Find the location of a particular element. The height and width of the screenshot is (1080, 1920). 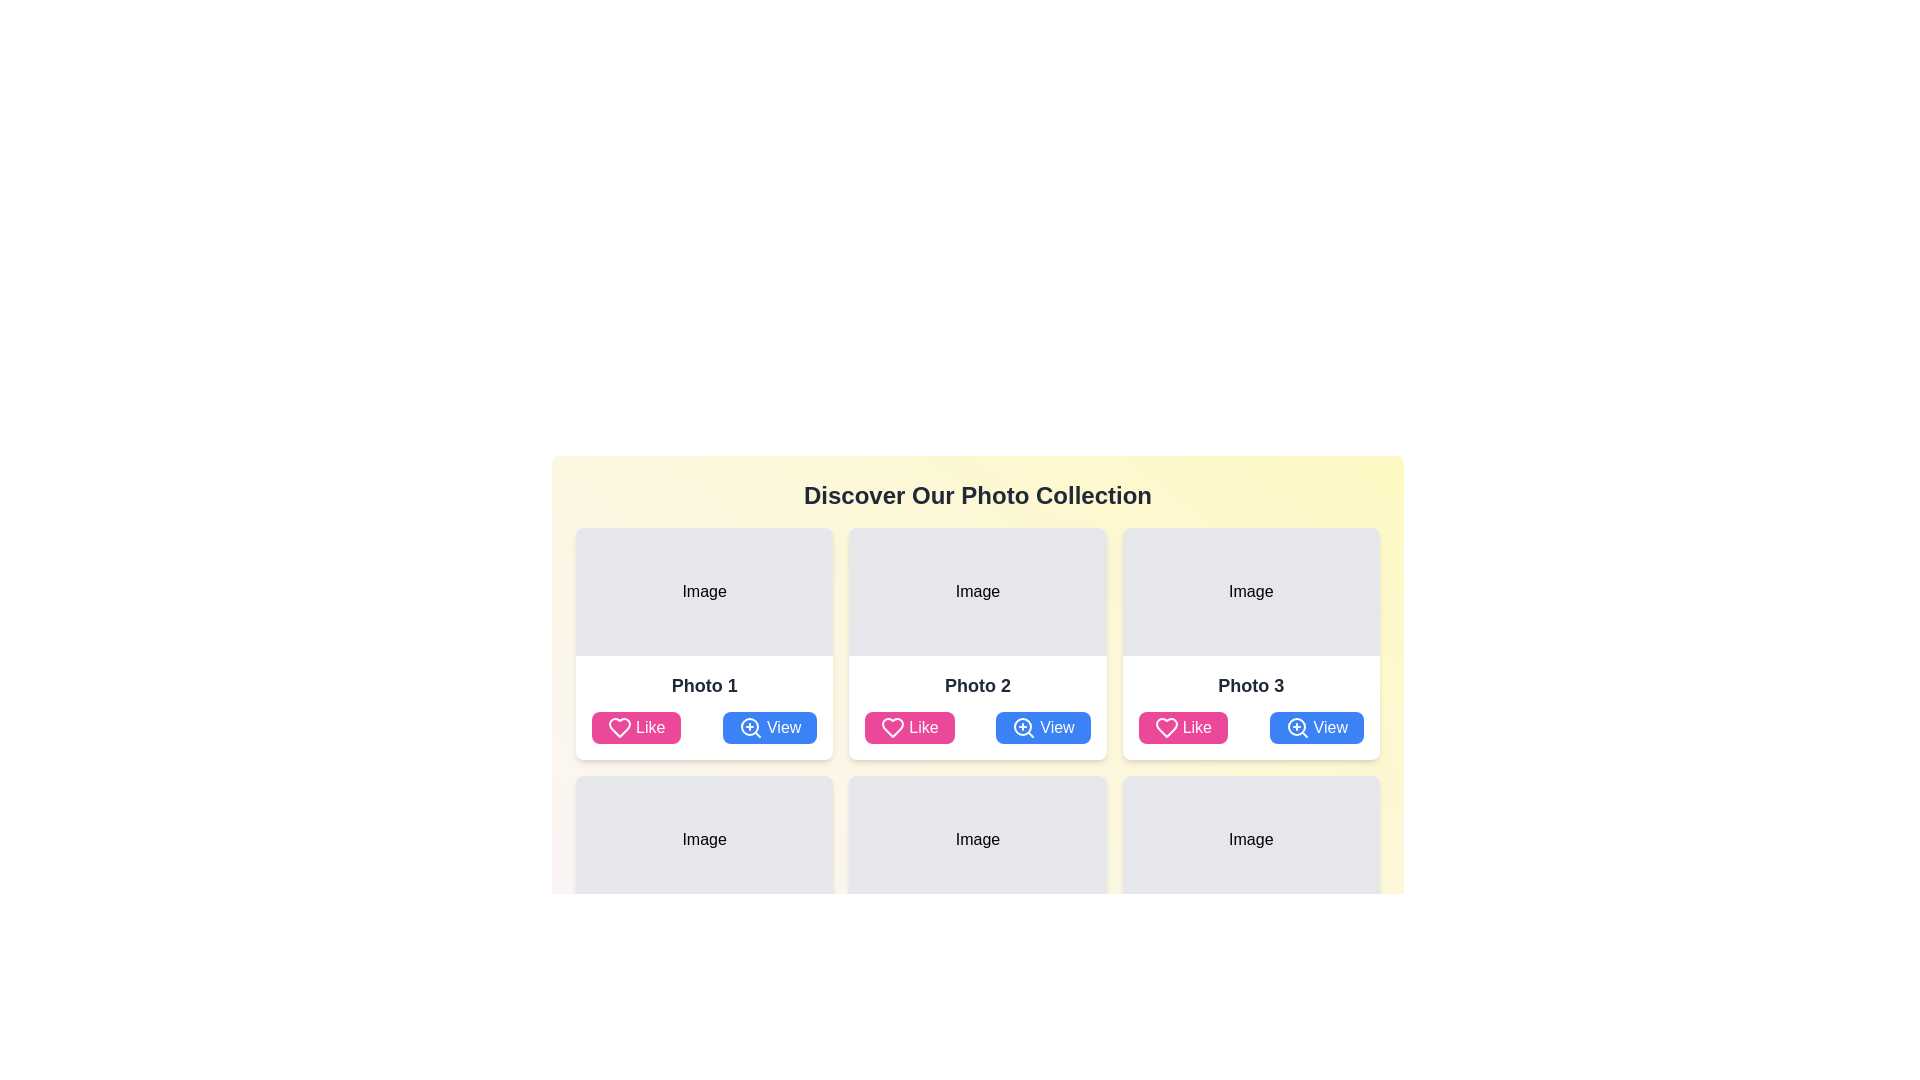

the static placeholder element located in the bottom row, center column of the photo card grid, directly beneath 'Photo 2' is located at coordinates (978, 840).